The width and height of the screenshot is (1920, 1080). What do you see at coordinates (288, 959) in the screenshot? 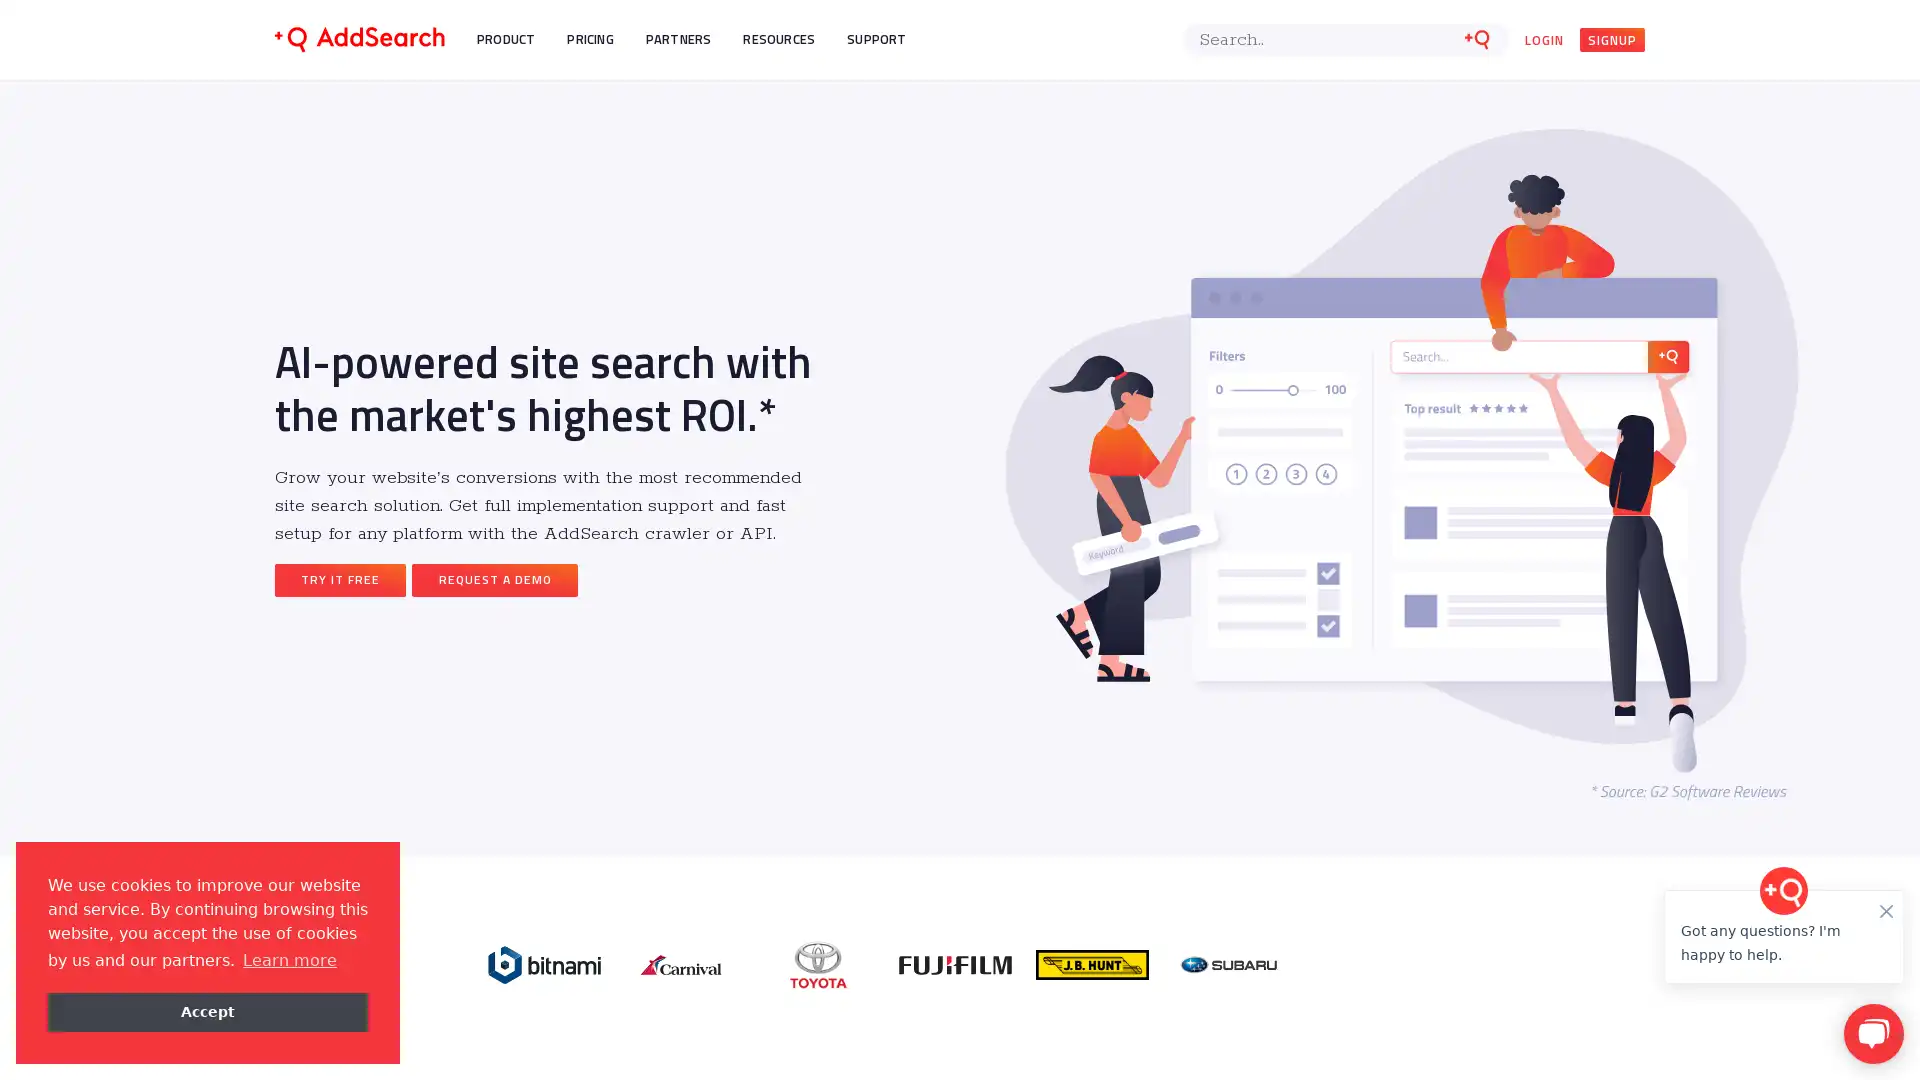
I see `learn more about cookies` at bounding box center [288, 959].